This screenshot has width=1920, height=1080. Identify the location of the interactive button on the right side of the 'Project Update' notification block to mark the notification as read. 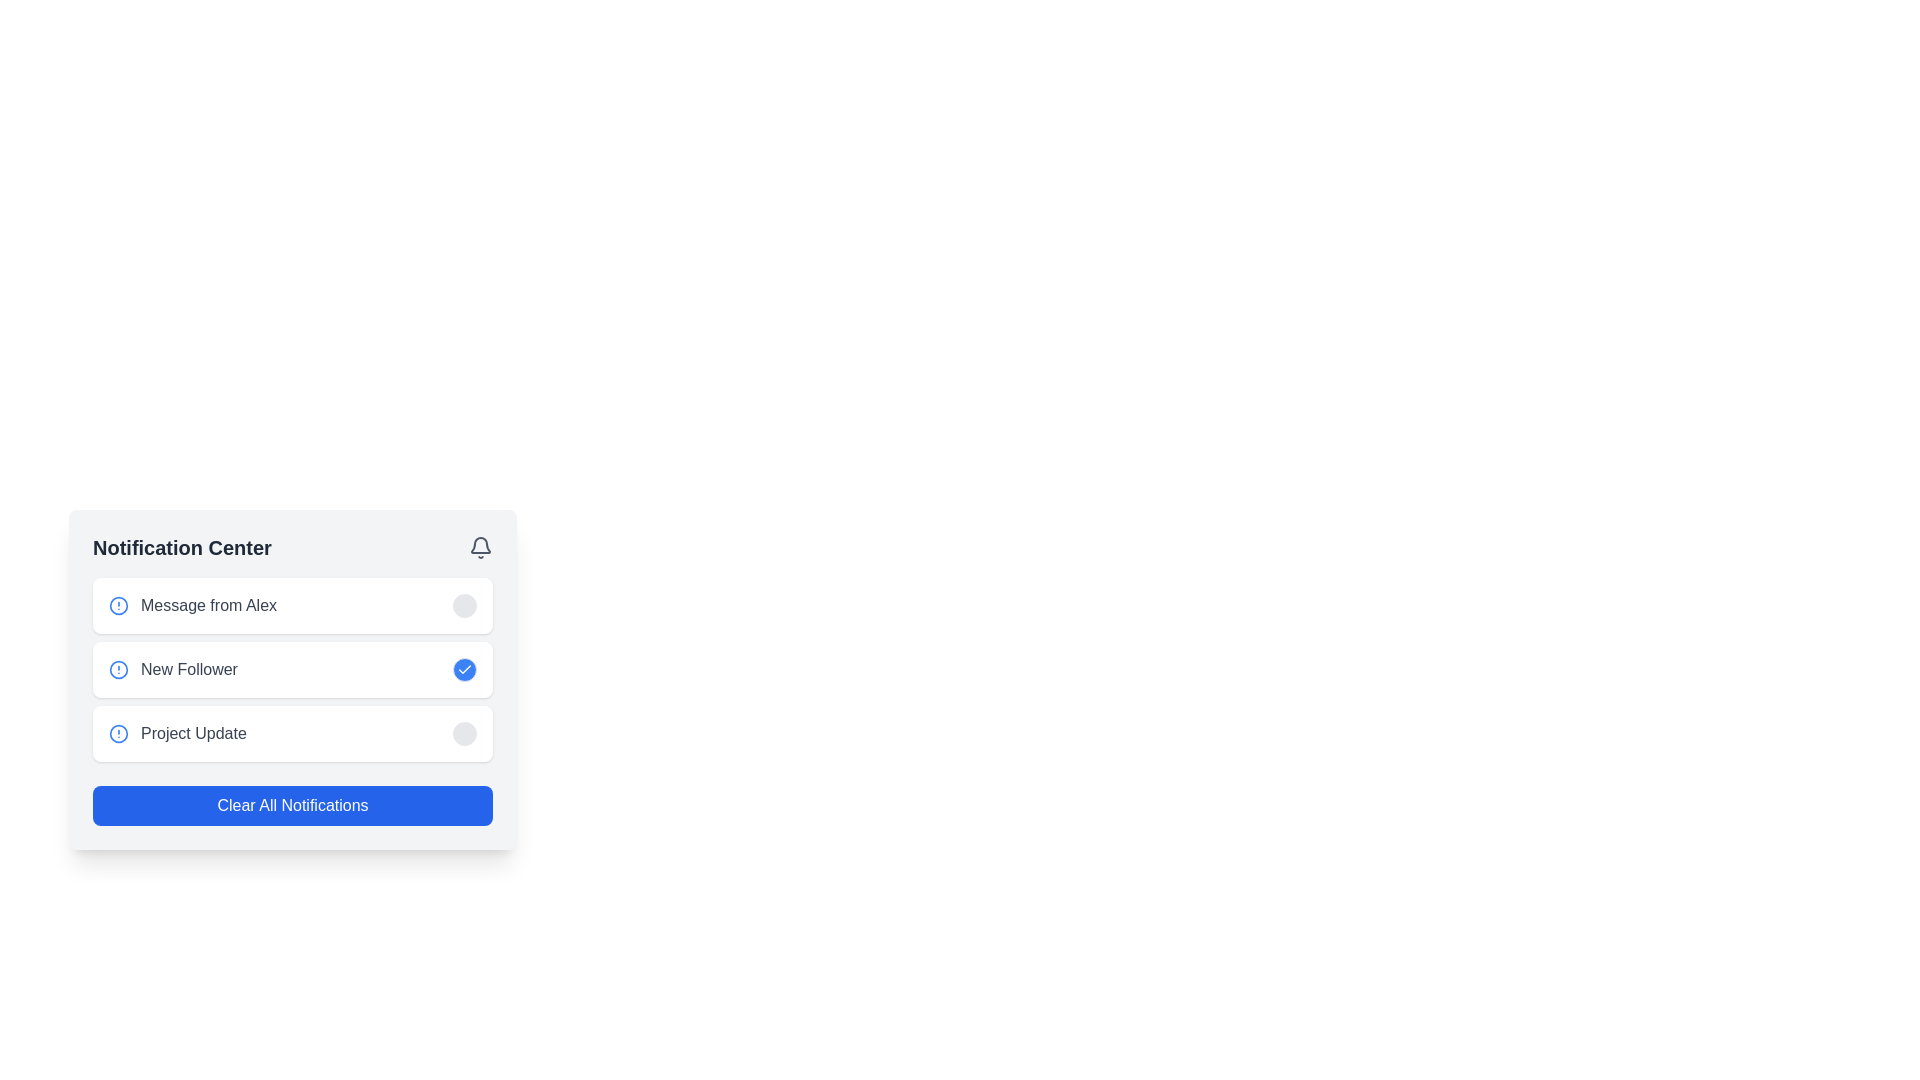
(464, 733).